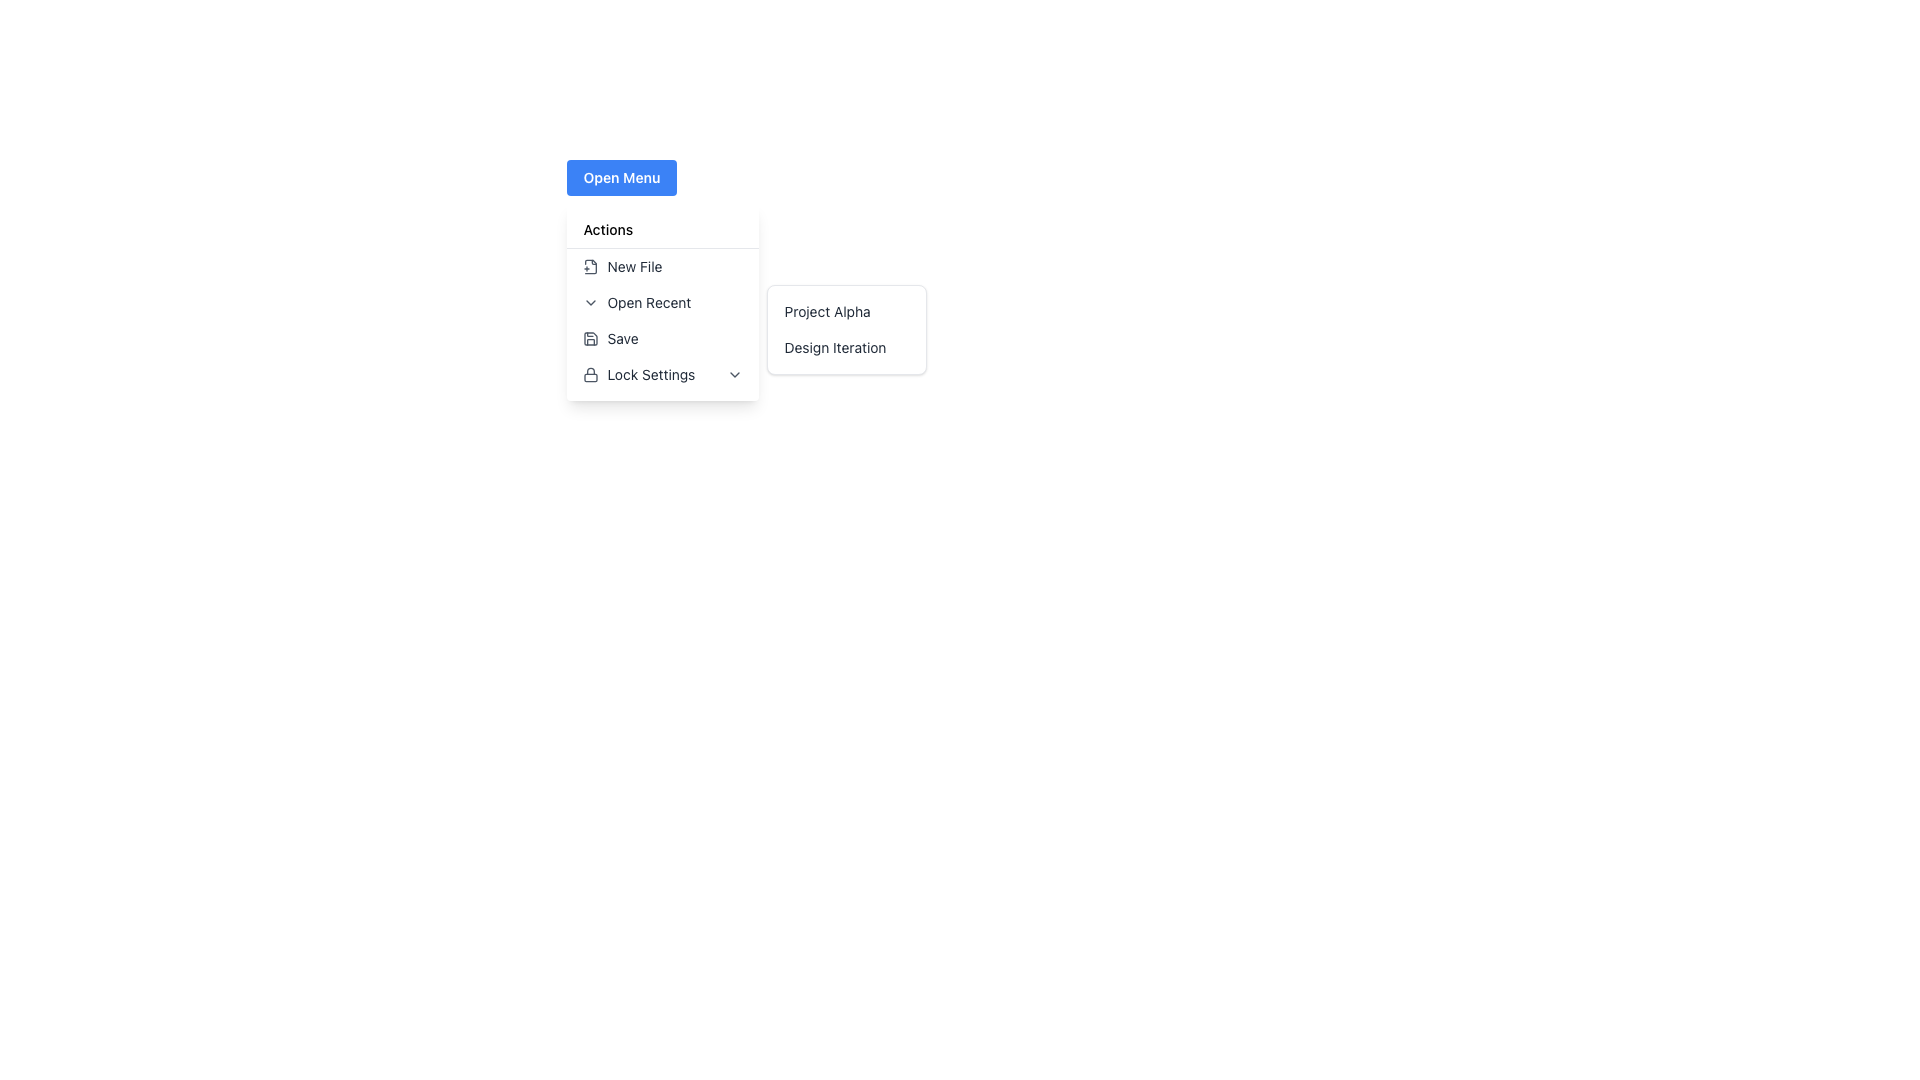  What do you see at coordinates (734, 374) in the screenshot?
I see `the downward-pointing chevron icon in dark gray, which is positioned to the right of the 'Lock Settings' text label` at bounding box center [734, 374].